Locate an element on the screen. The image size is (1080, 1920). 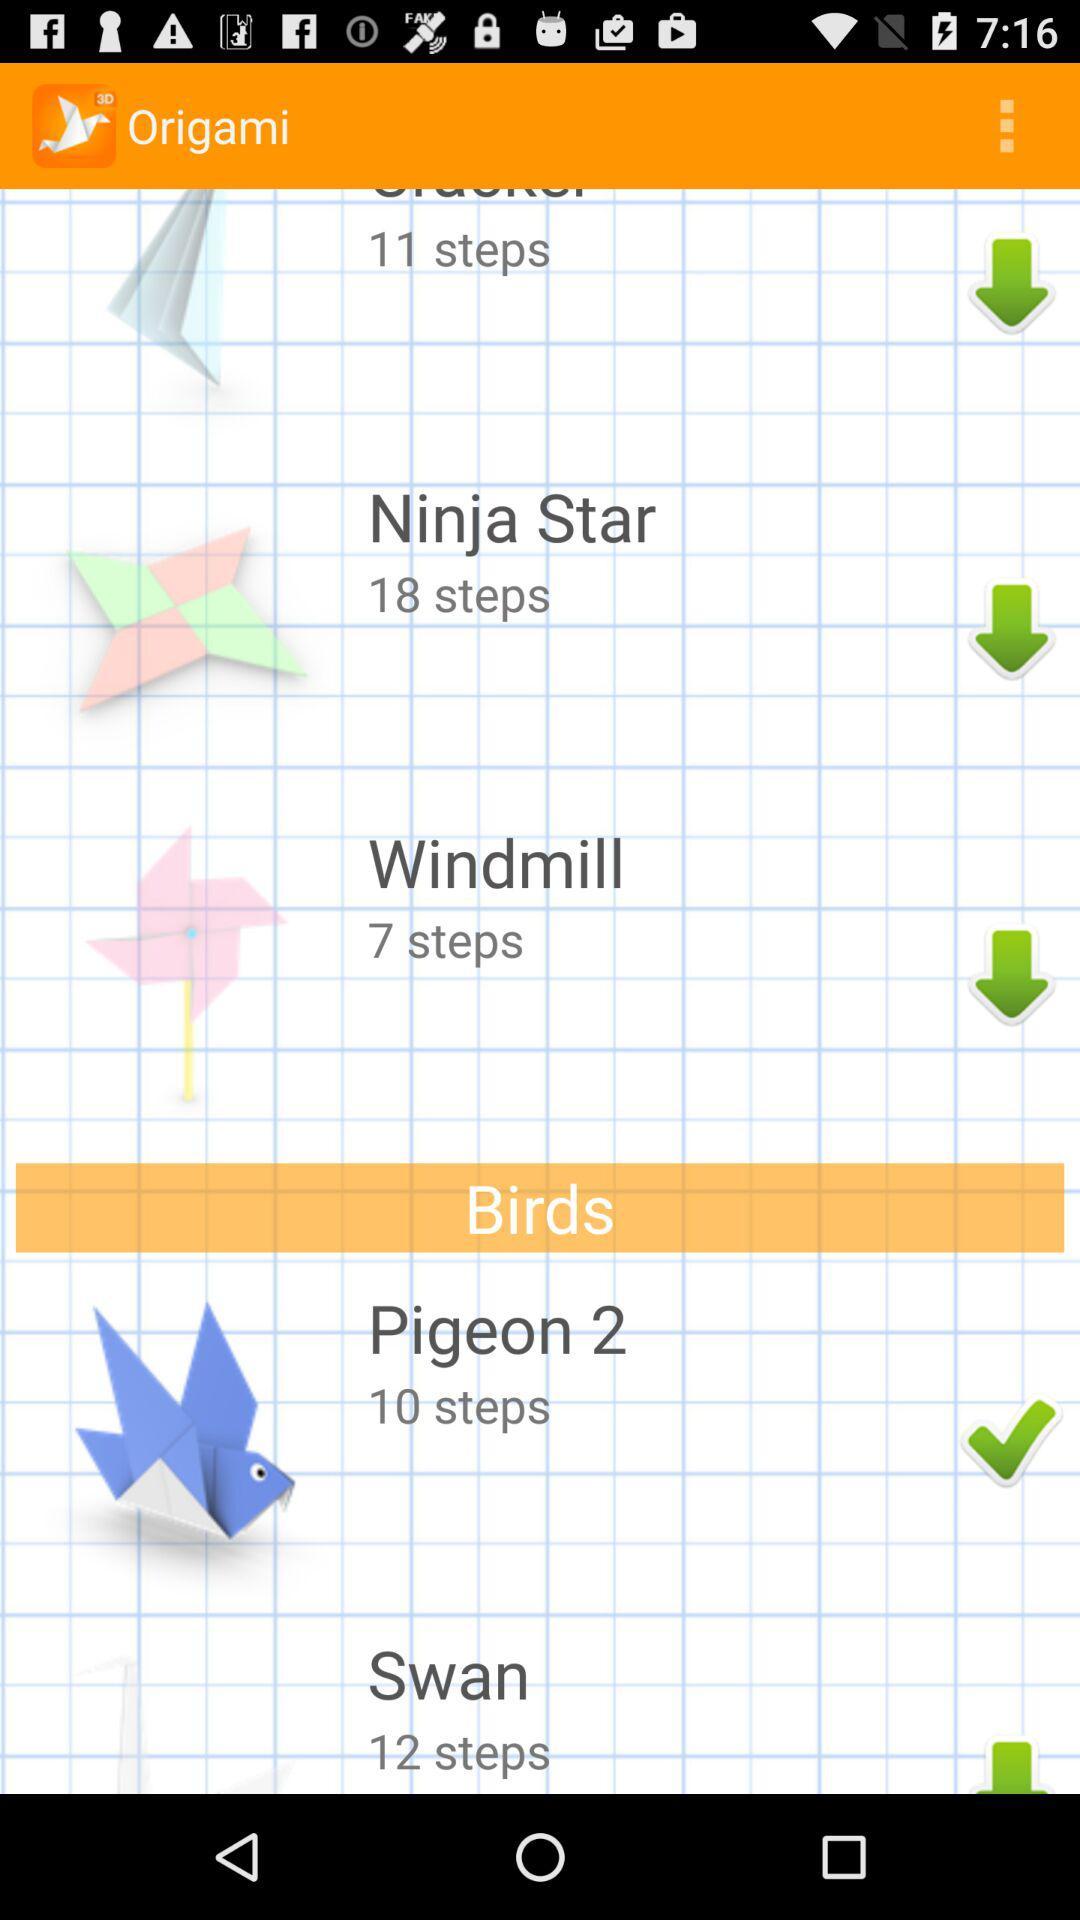
icon above the windmill is located at coordinates (658, 592).